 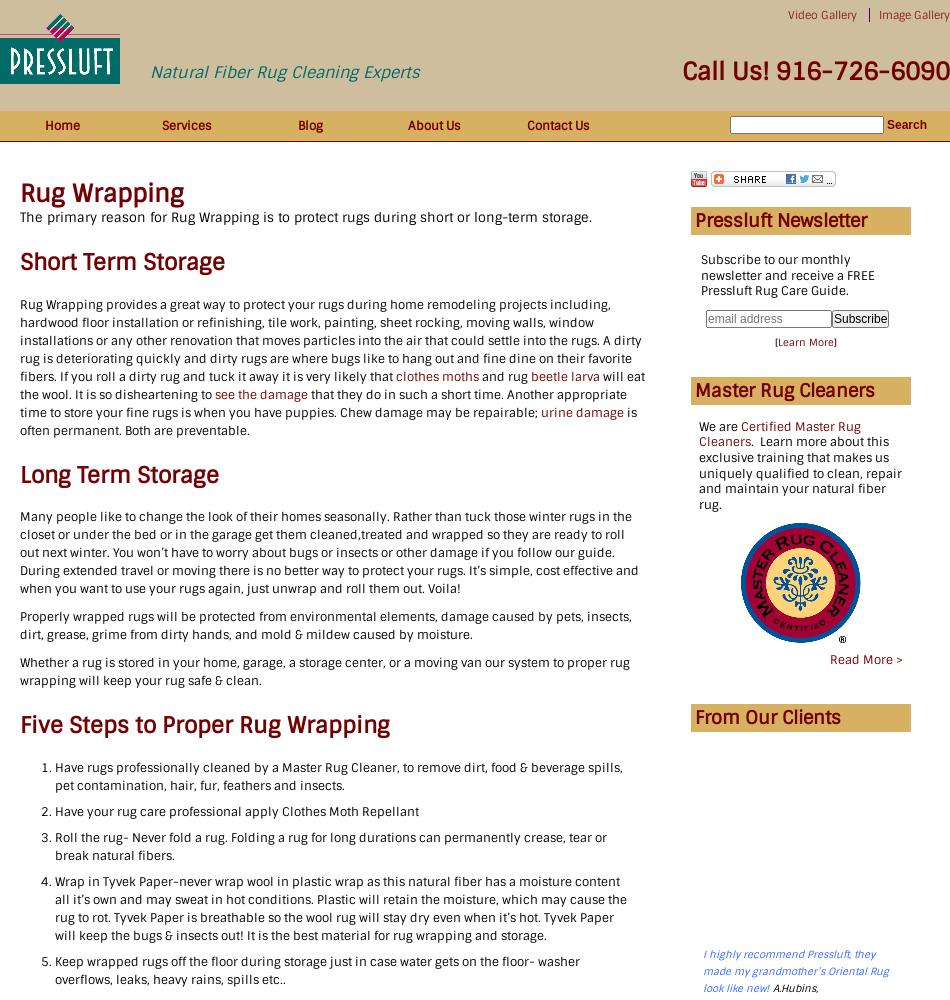 What do you see at coordinates (337, 776) in the screenshot?
I see `'Have rugs professionally cleaned by a Master Rug Cleaner, to remove dirt, food & beverage spills, pet contamination, hair, fur, feathers and insects.'` at bounding box center [337, 776].